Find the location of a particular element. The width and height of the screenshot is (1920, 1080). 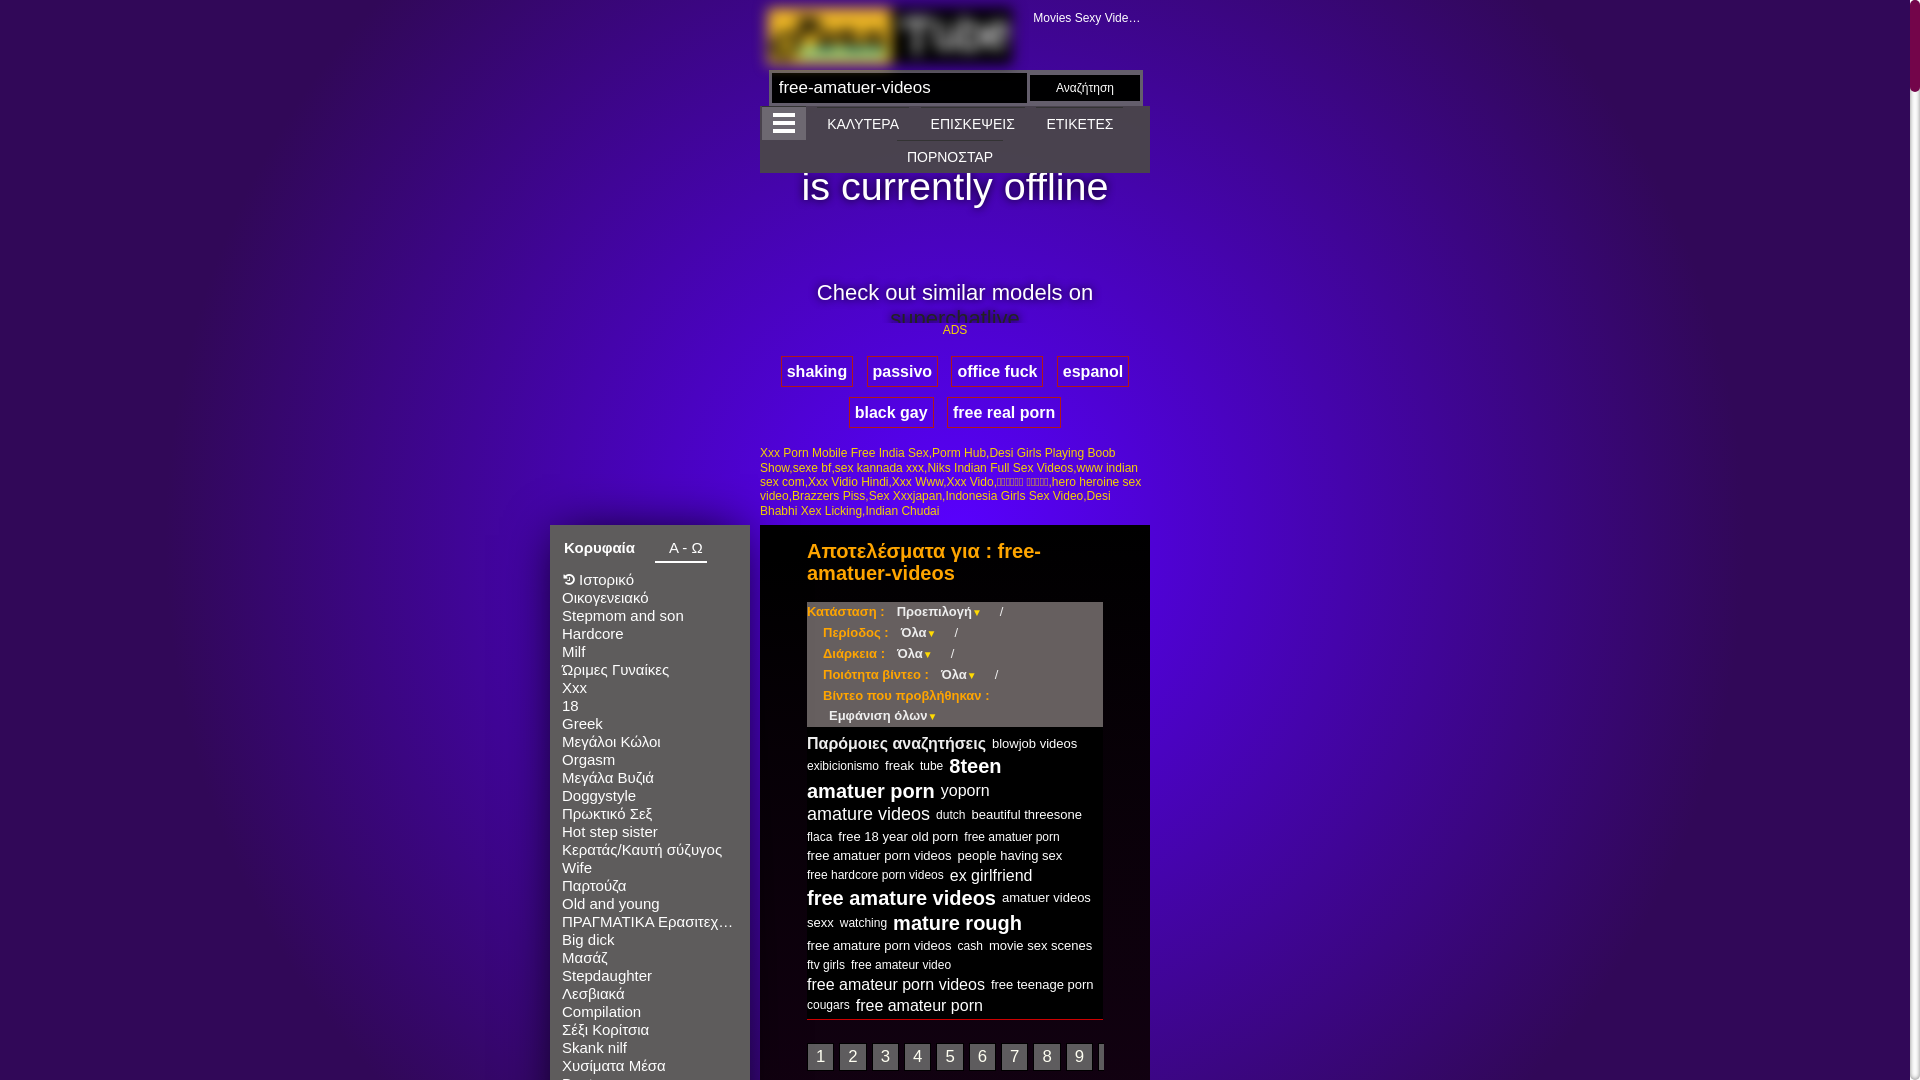

'Skank nilf' is located at coordinates (560, 1047).